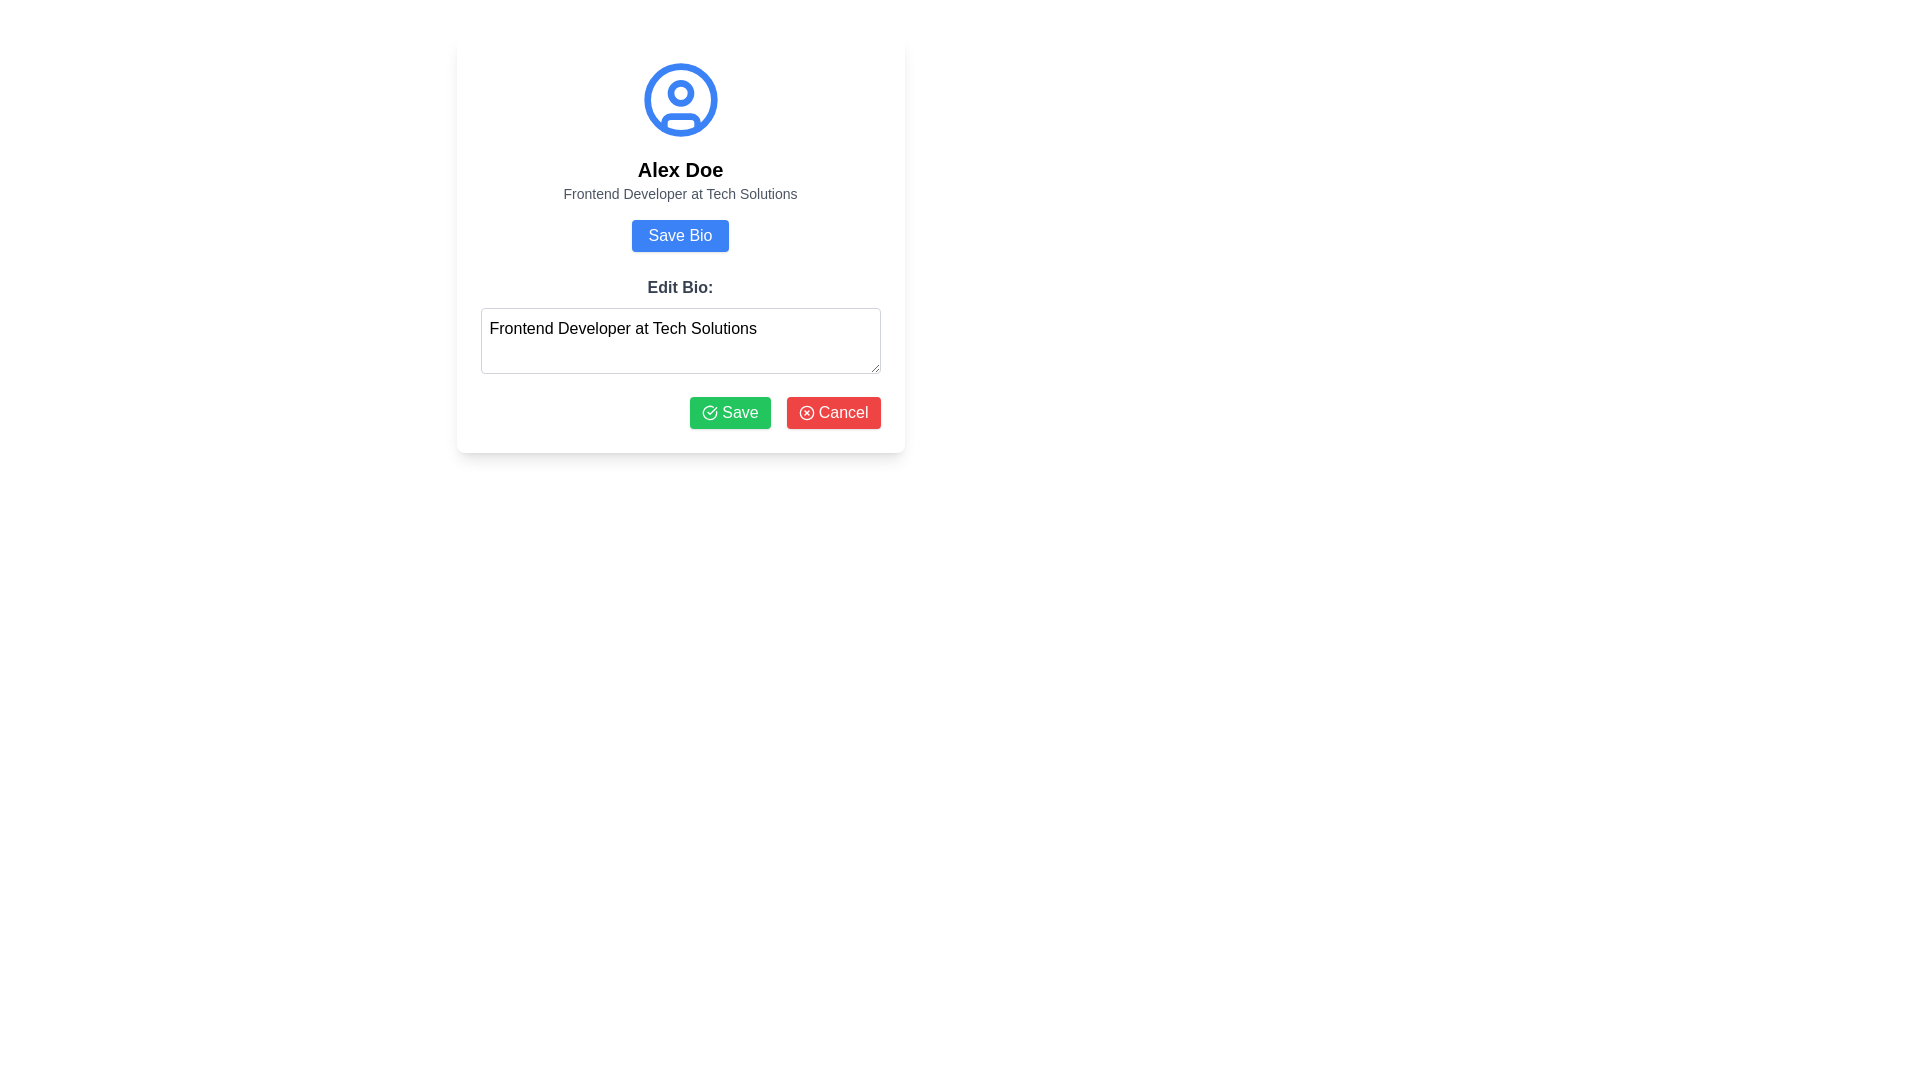  I want to click on the 'Edit Bio:' label, which is a bold gray text label located above the bio input field and below the 'Save Bio' button, so click(680, 288).